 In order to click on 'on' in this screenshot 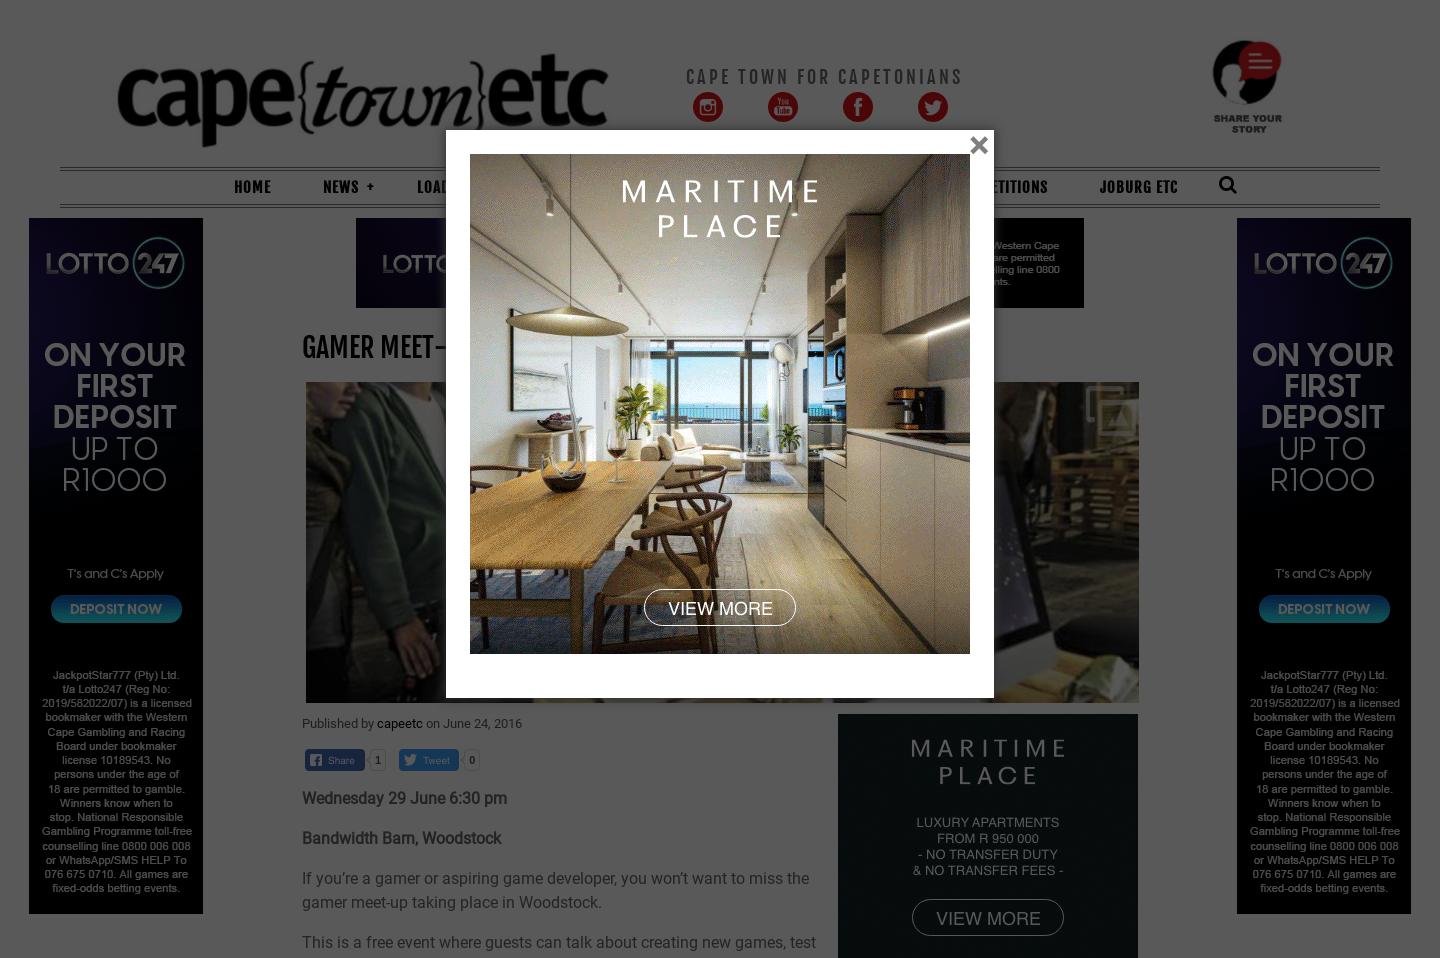, I will do `click(423, 723)`.